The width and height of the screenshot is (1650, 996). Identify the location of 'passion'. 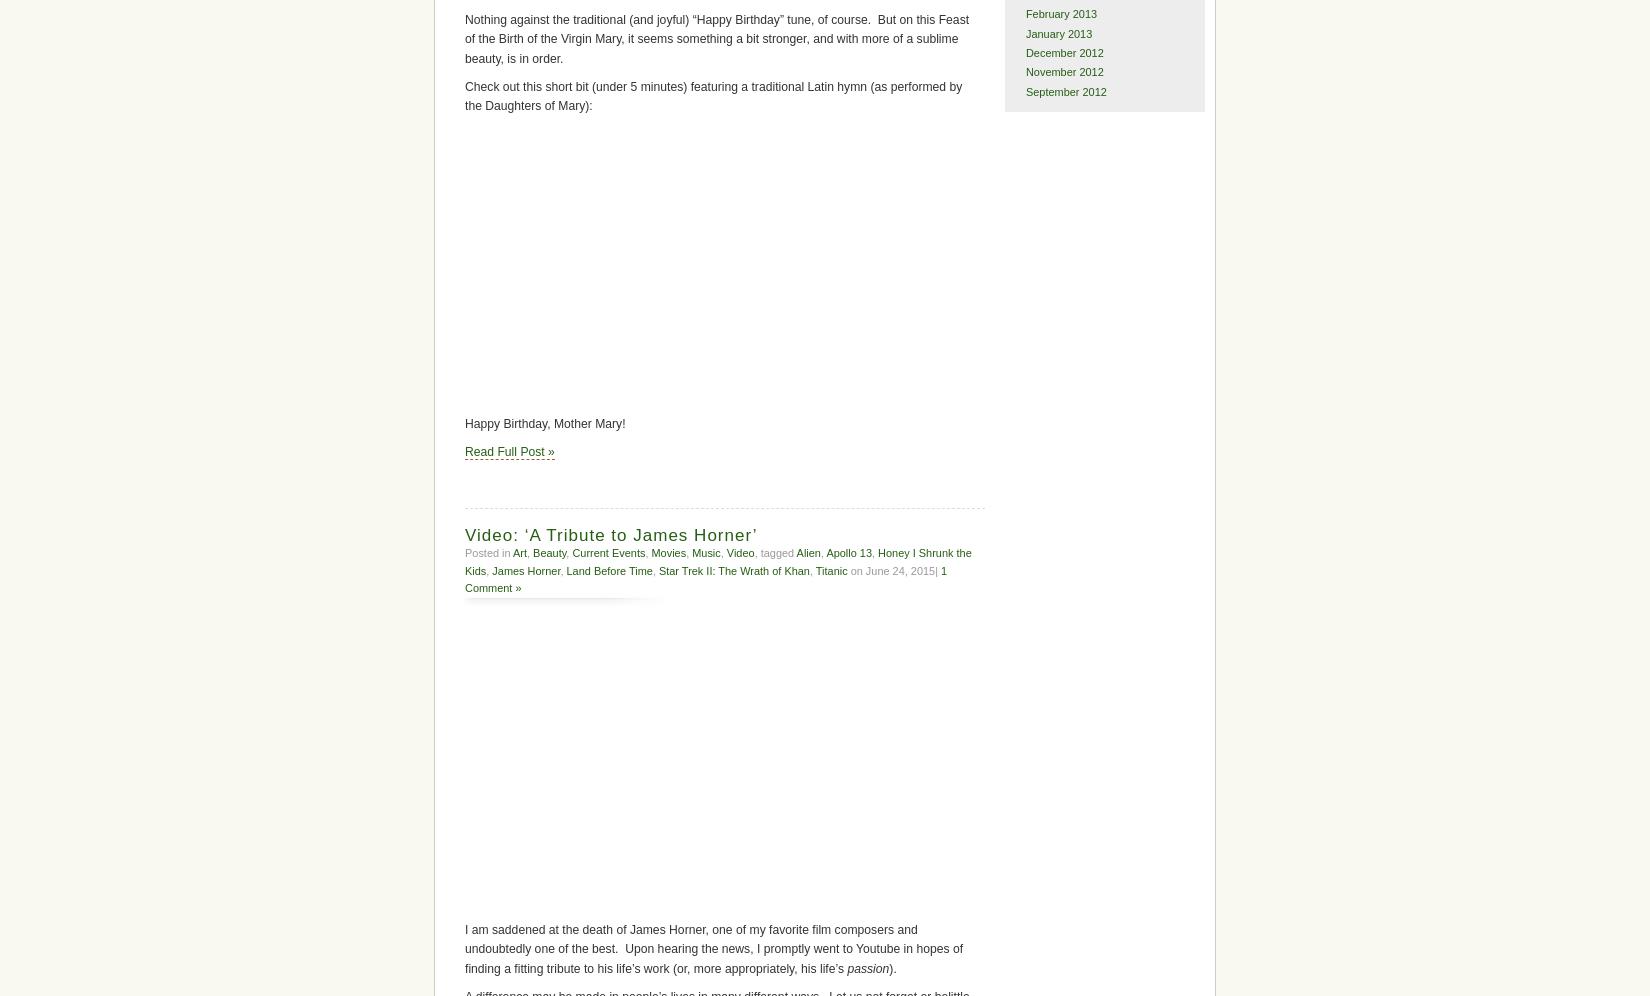
(868, 967).